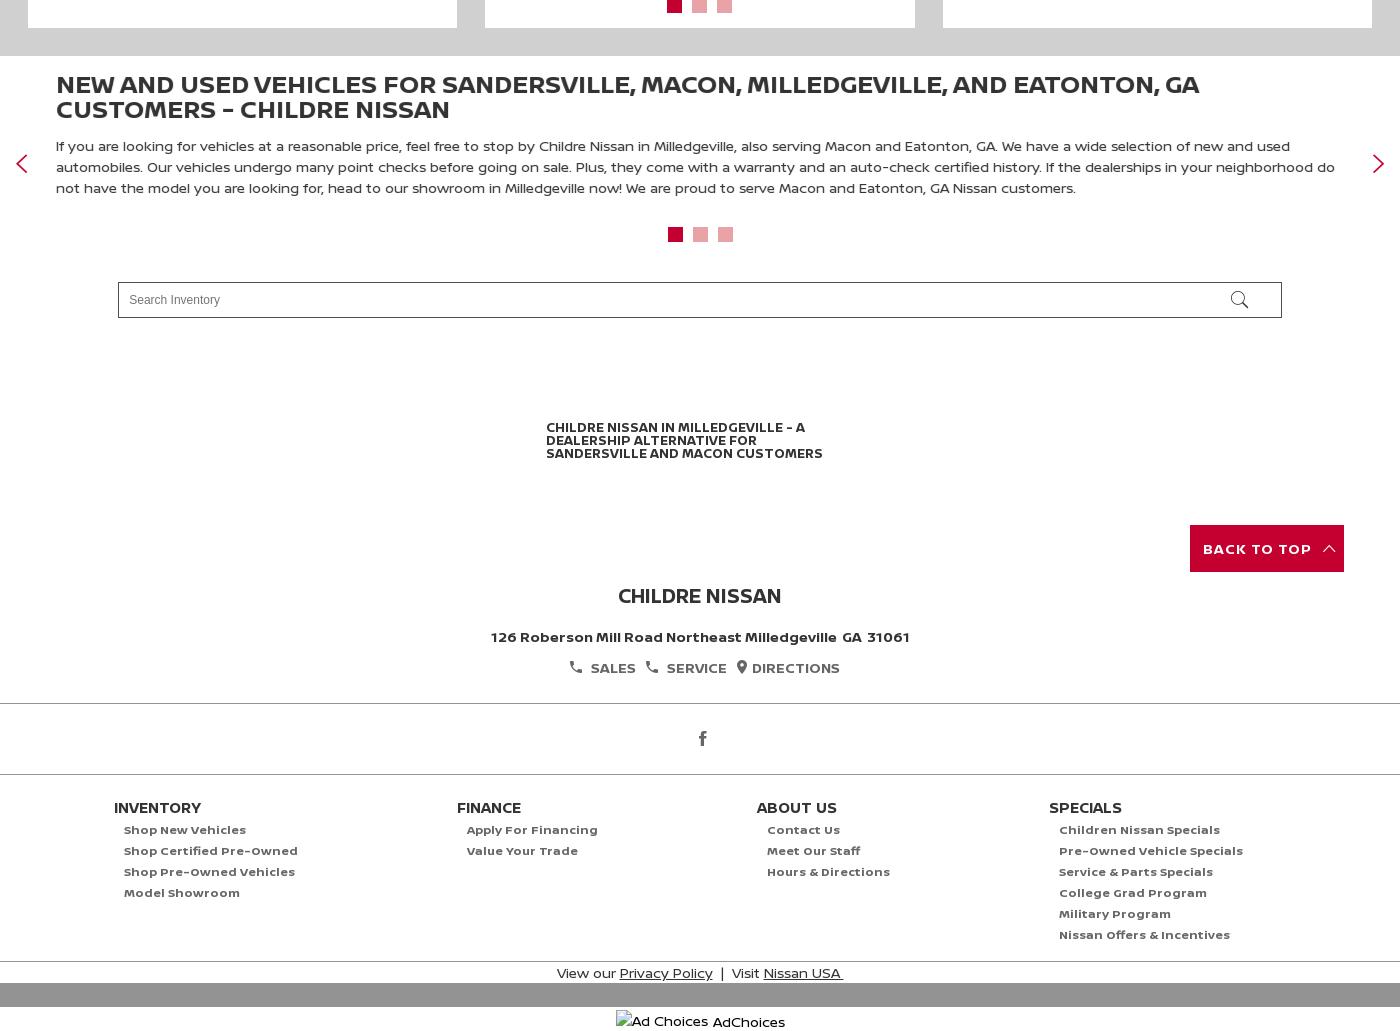 This screenshot has height=1031, width=1400. What do you see at coordinates (712, 969) in the screenshot?
I see `'|  Visit'` at bounding box center [712, 969].